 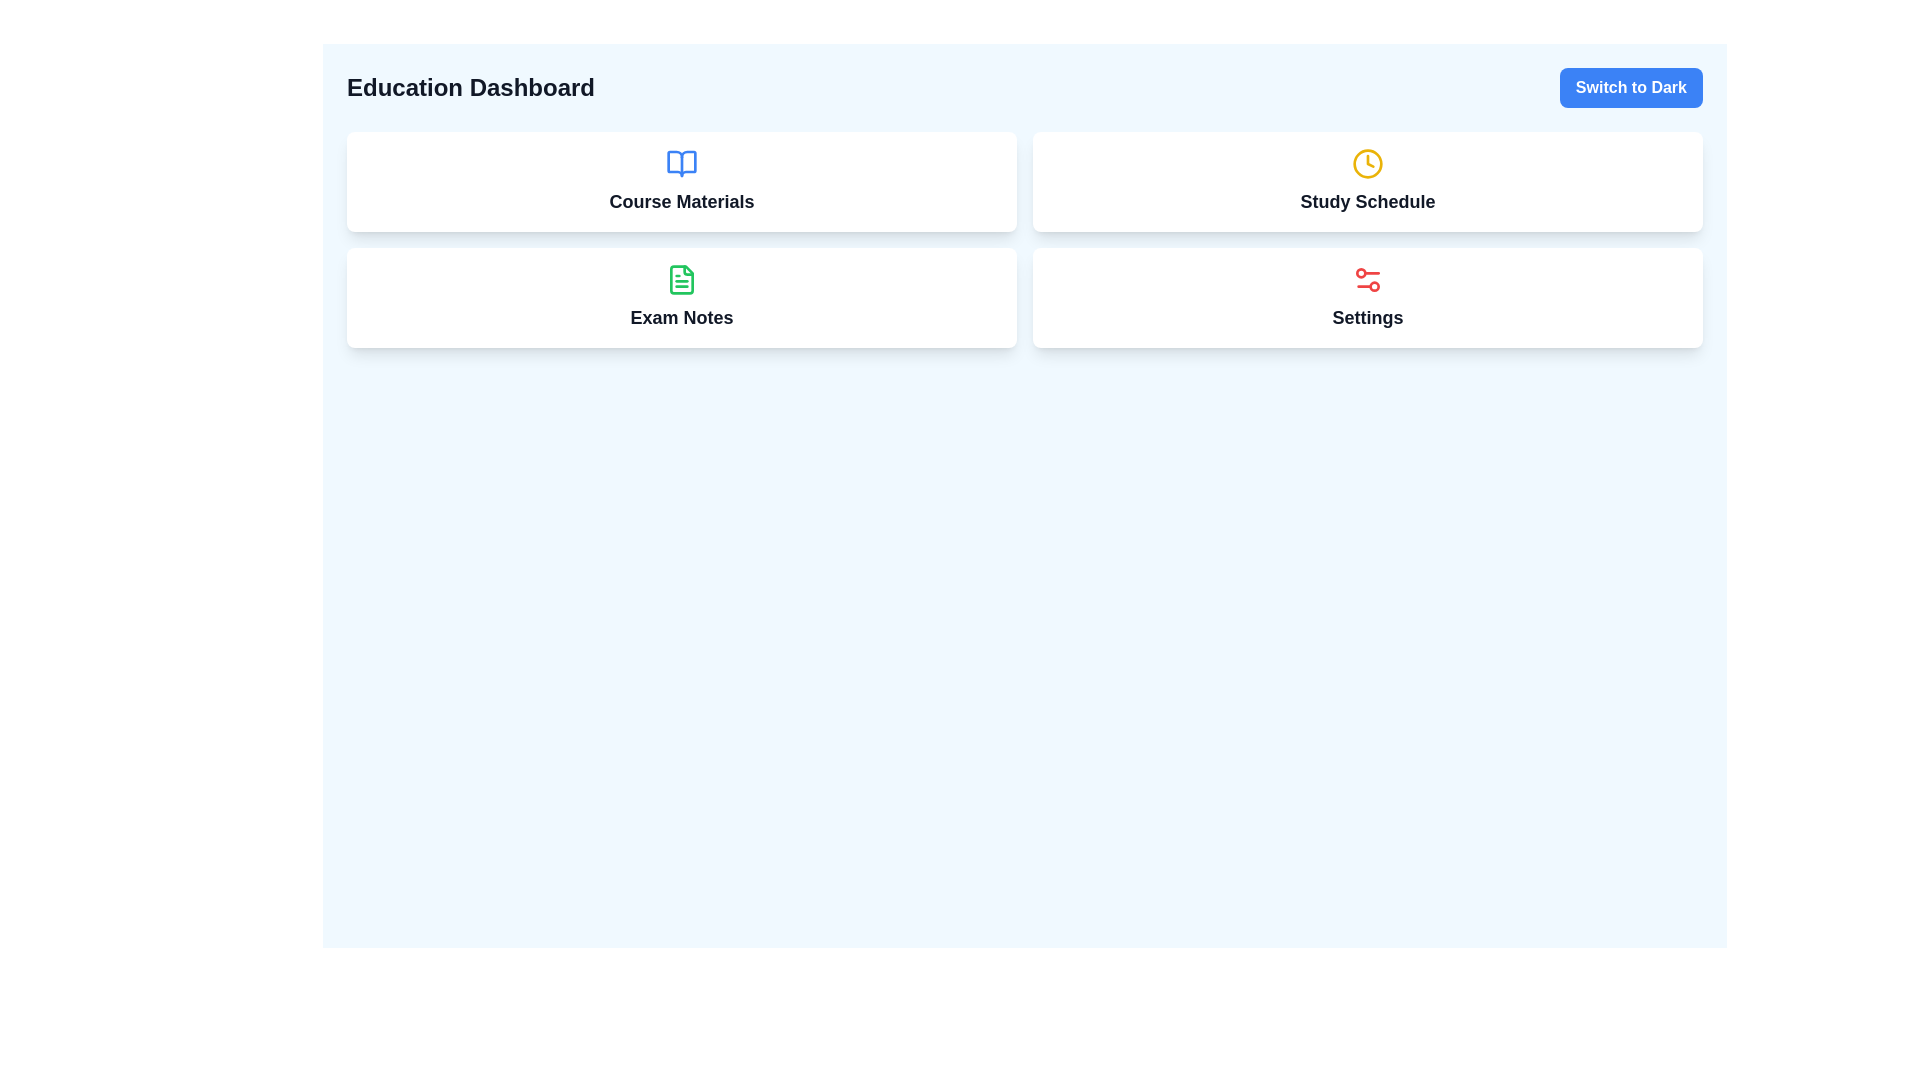 What do you see at coordinates (1367, 163) in the screenshot?
I see `the yellow clock icon located at the top-center of the 'Study Schedule' panel, aligned with its title text` at bounding box center [1367, 163].